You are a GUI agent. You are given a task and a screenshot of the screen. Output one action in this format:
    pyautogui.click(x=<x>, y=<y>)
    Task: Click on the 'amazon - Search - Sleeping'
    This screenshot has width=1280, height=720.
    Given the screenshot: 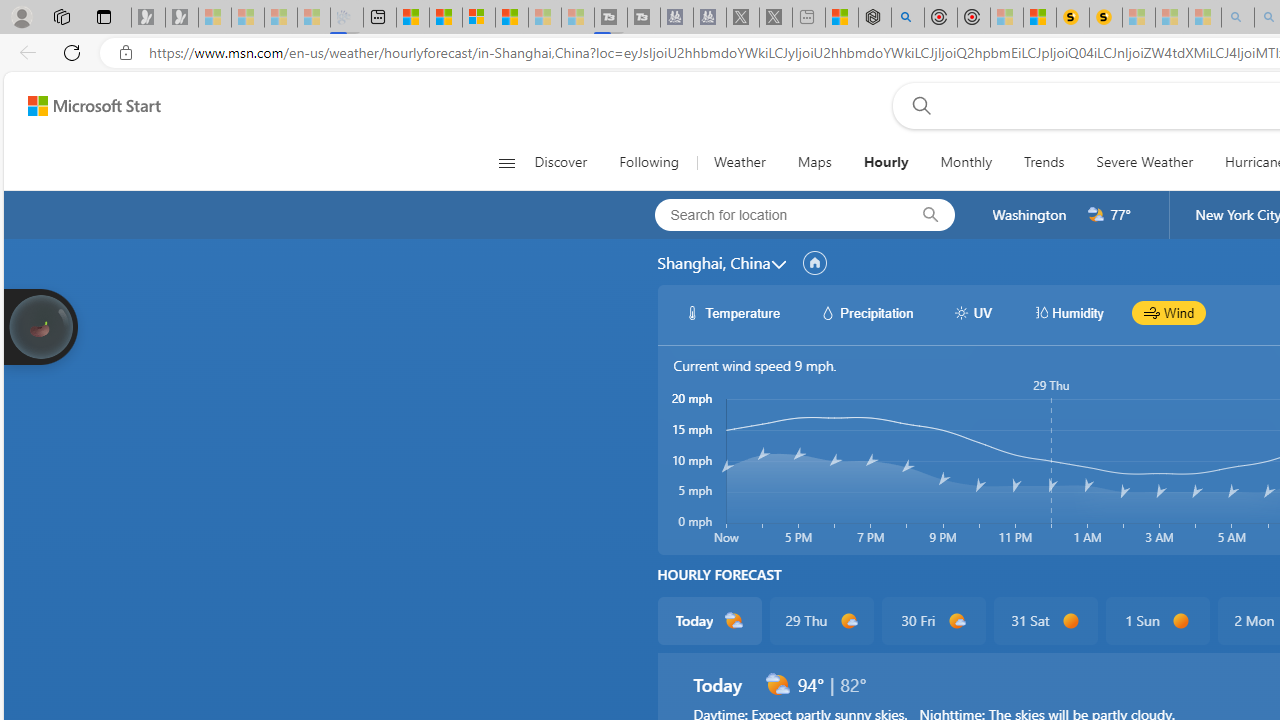 What is the action you would take?
    pyautogui.click(x=1237, y=17)
    